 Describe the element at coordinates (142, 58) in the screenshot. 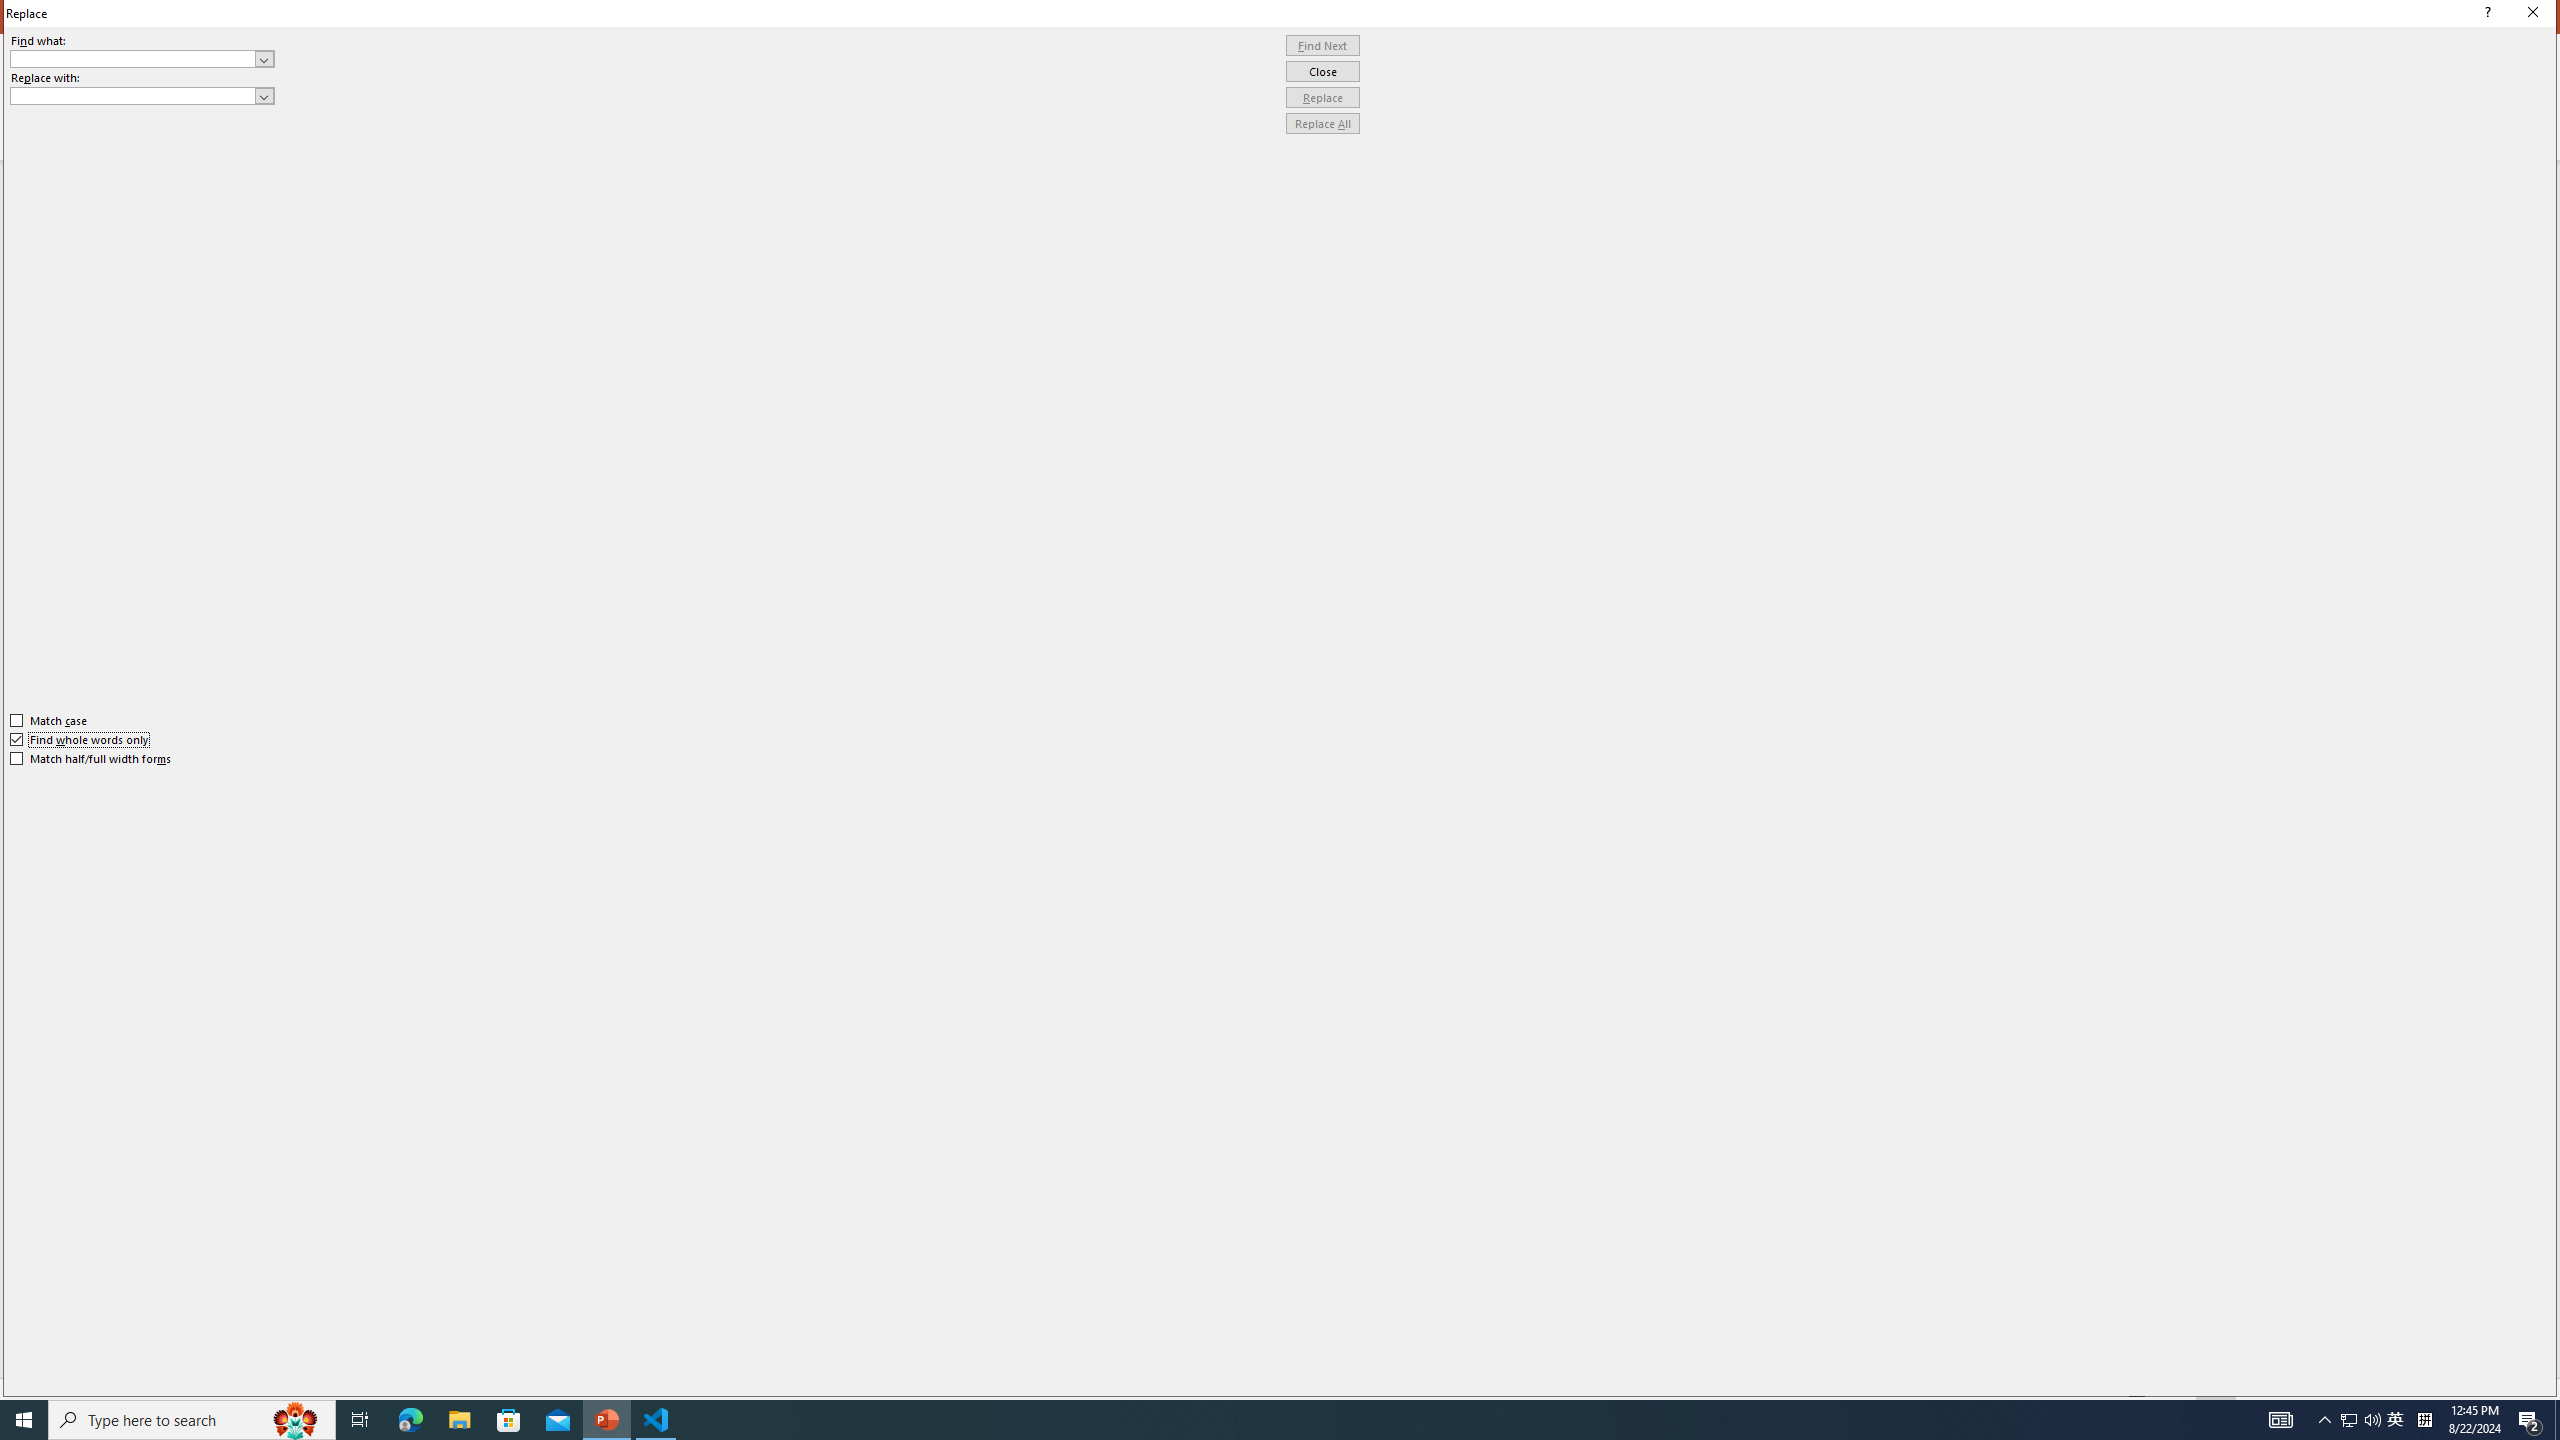

I see `'Find what'` at that location.